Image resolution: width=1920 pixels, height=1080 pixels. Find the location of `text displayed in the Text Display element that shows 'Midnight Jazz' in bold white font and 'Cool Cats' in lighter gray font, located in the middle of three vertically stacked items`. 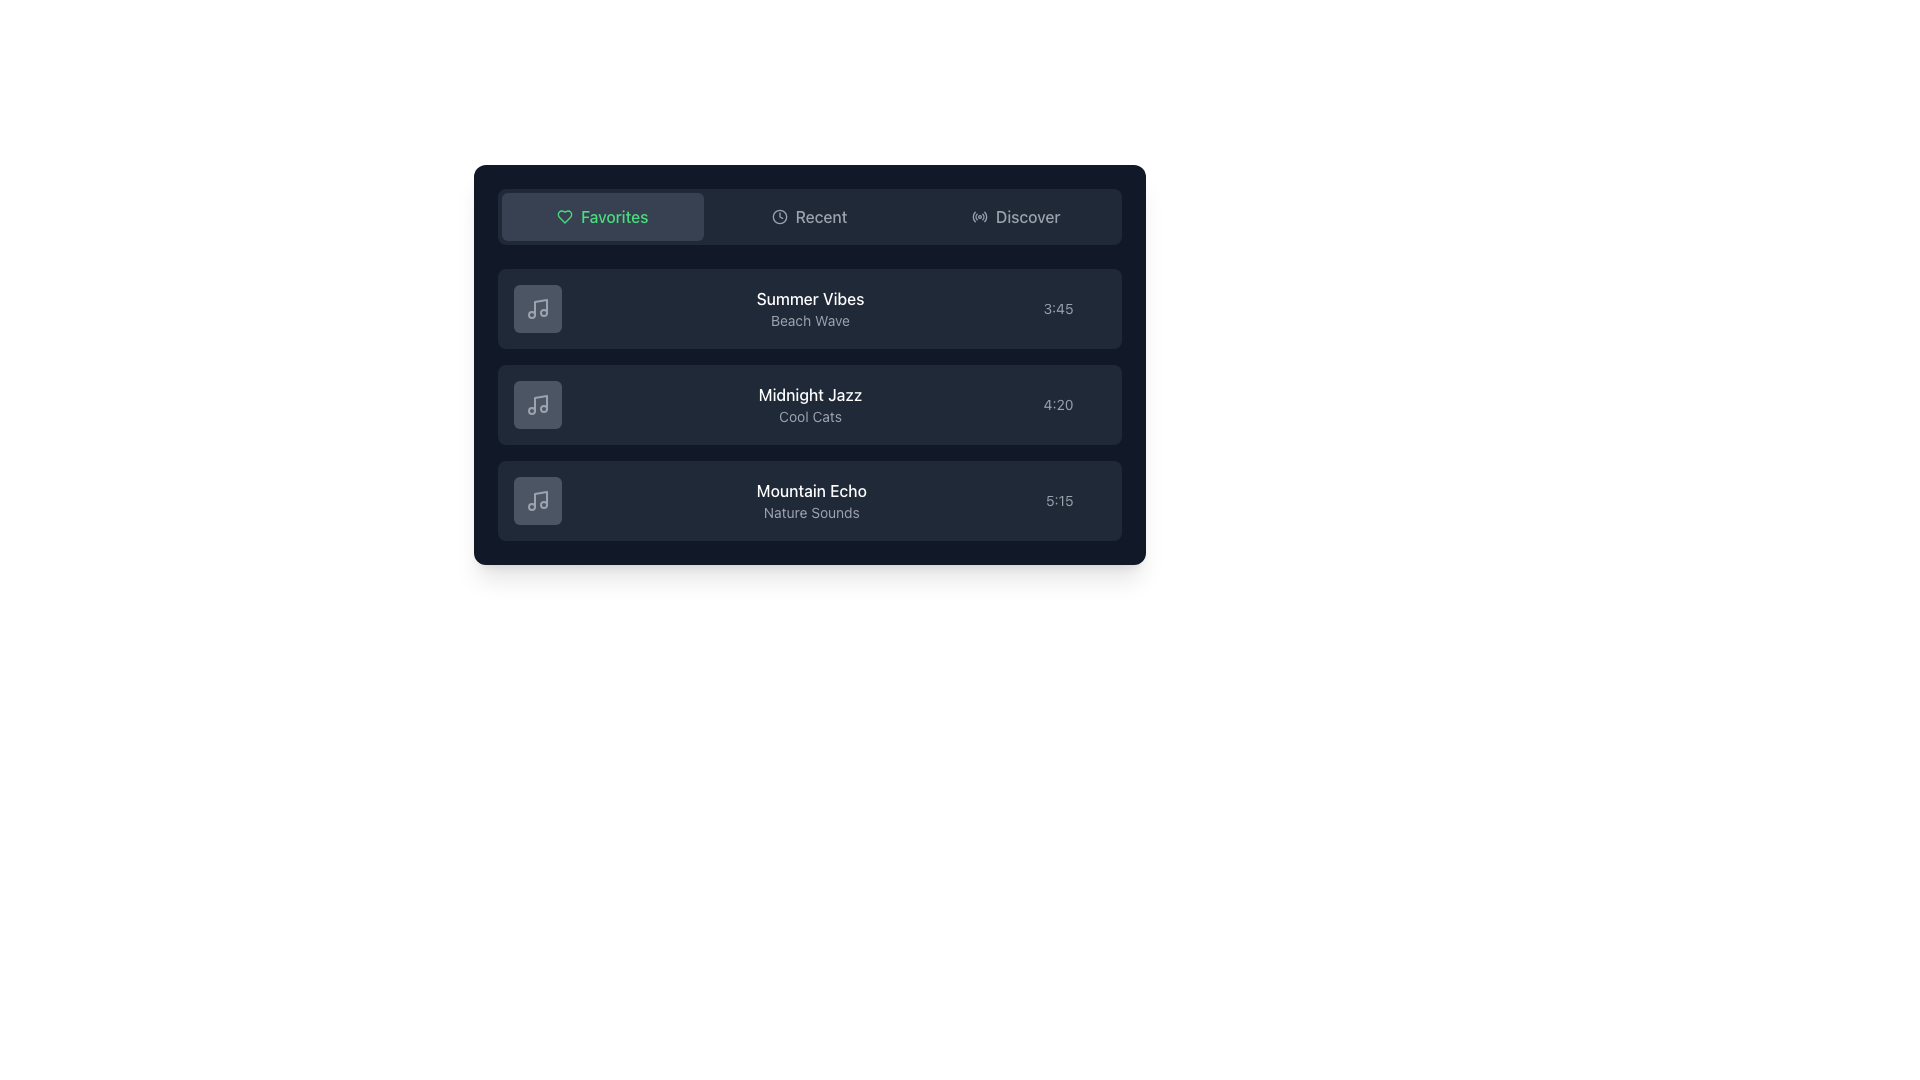

text displayed in the Text Display element that shows 'Midnight Jazz' in bold white font and 'Cool Cats' in lighter gray font, located in the middle of three vertically stacked items is located at coordinates (810, 405).